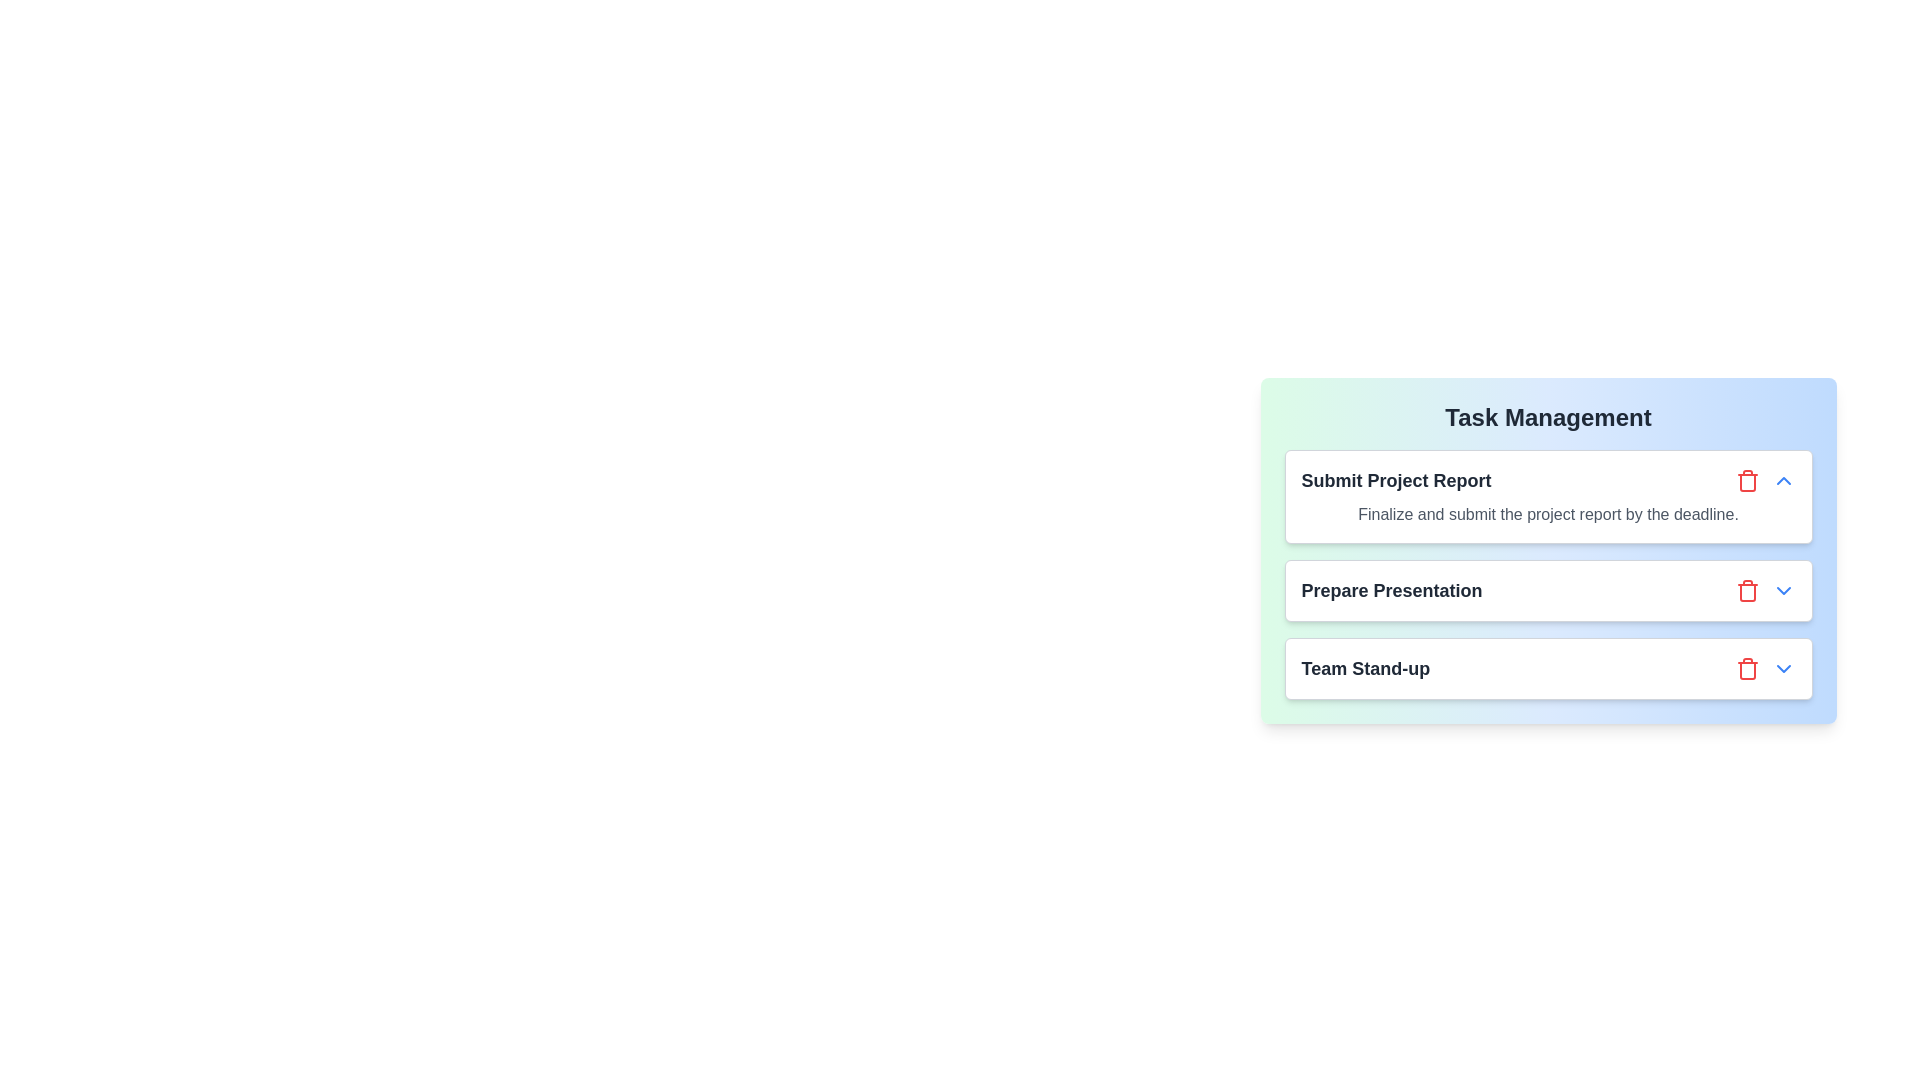 The height and width of the screenshot is (1080, 1920). Describe the element at coordinates (1547, 416) in the screenshot. I see `the text display element that serves as a header titled 'Task Management', which is centrally positioned above the task items in a rounded, gradient-colored card` at that location.